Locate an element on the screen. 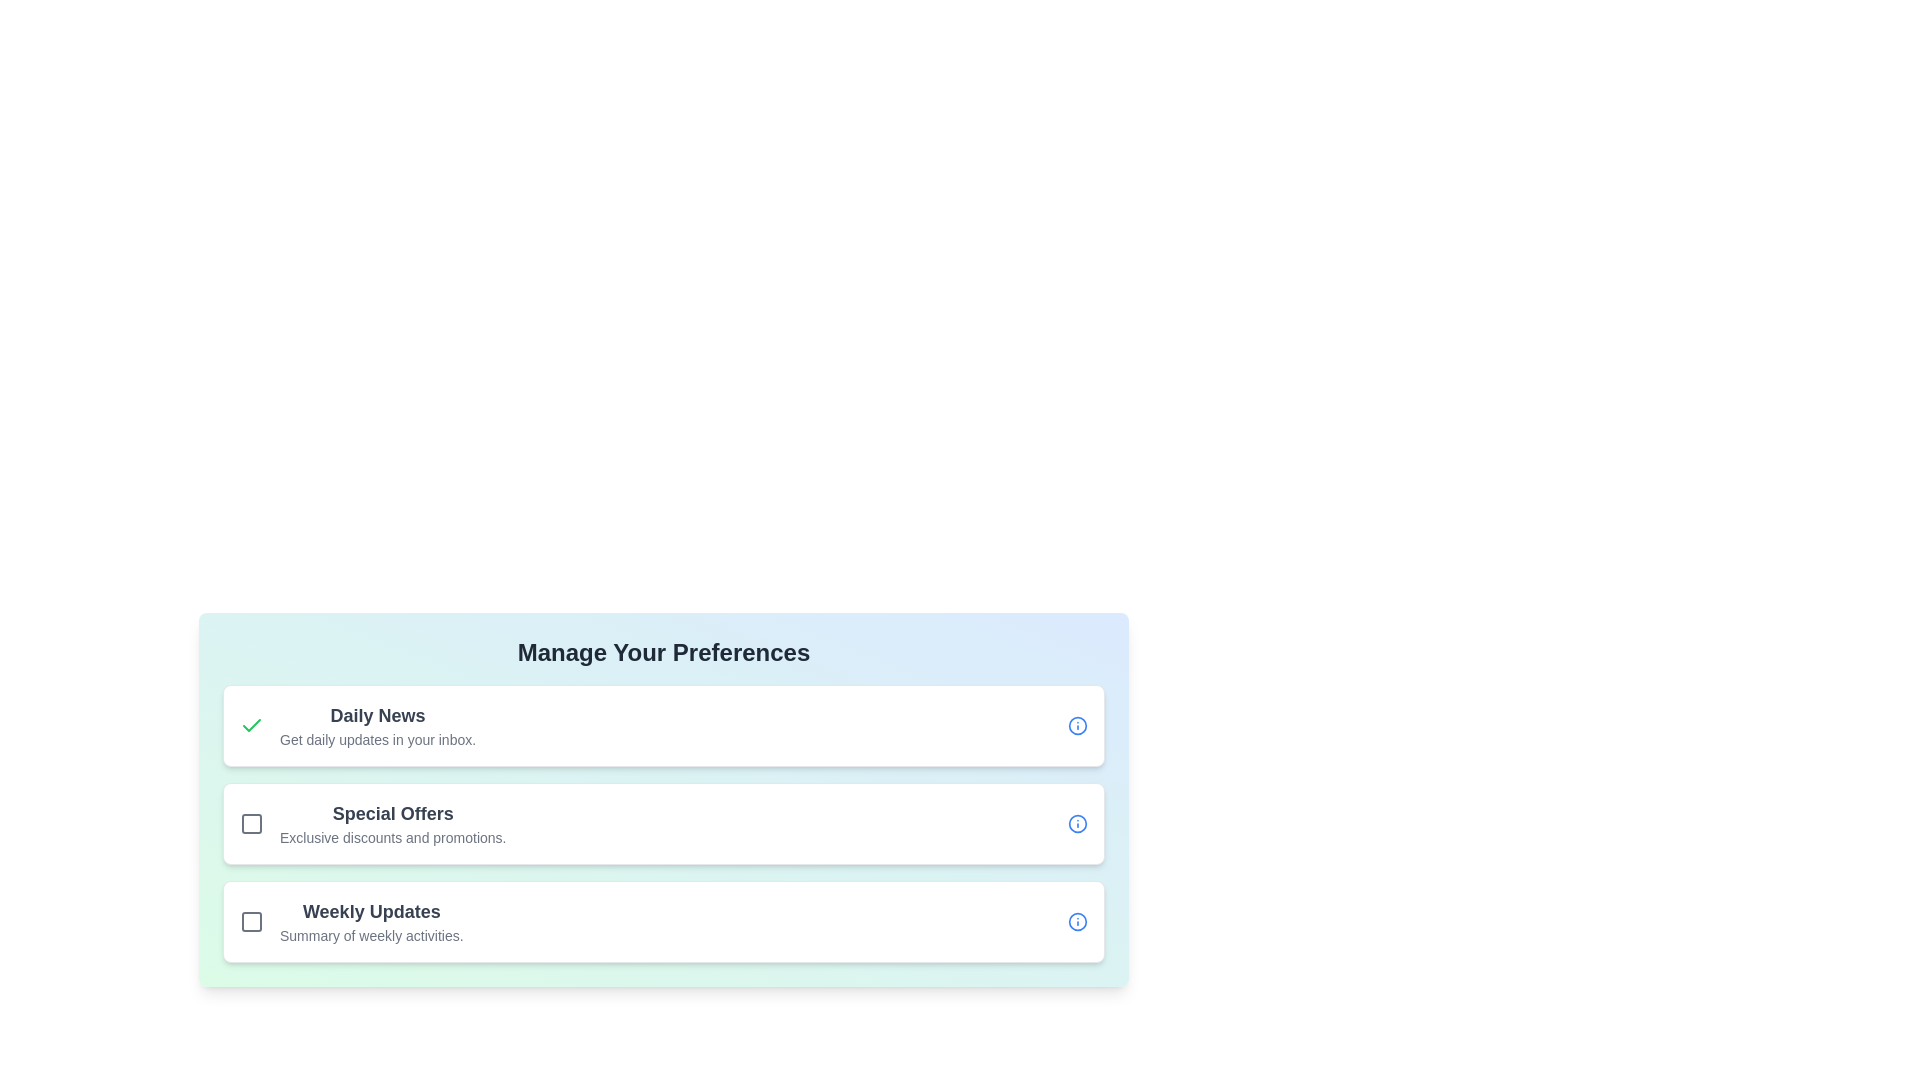  the first Card element in the preferences list titled 'Manage Your Preferences', which allows users to manage their subscription or notification settings for daily news is located at coordinates (663, 824).